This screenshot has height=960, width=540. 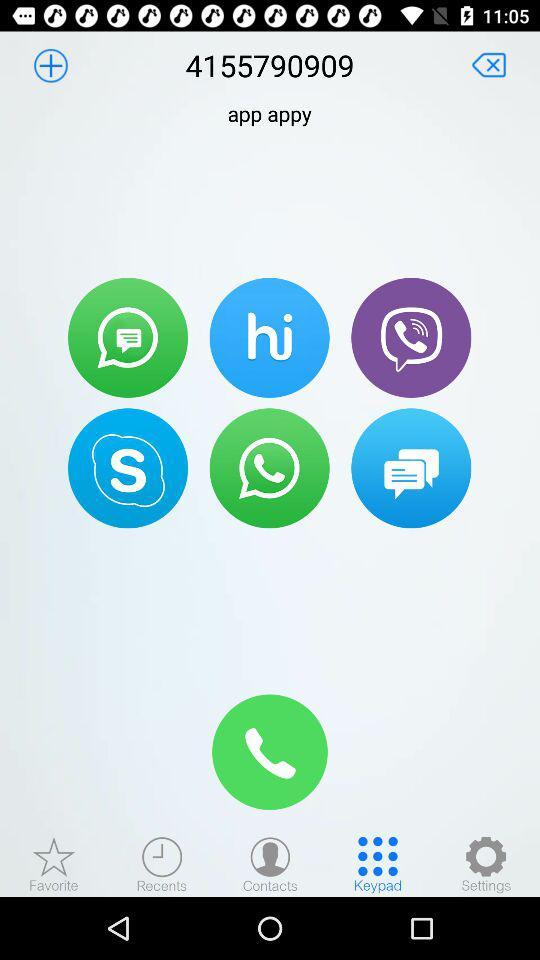 What do you see at coordinates (485, 863) in the screenshot?
I see `settings` at bounding box center [485, 863].